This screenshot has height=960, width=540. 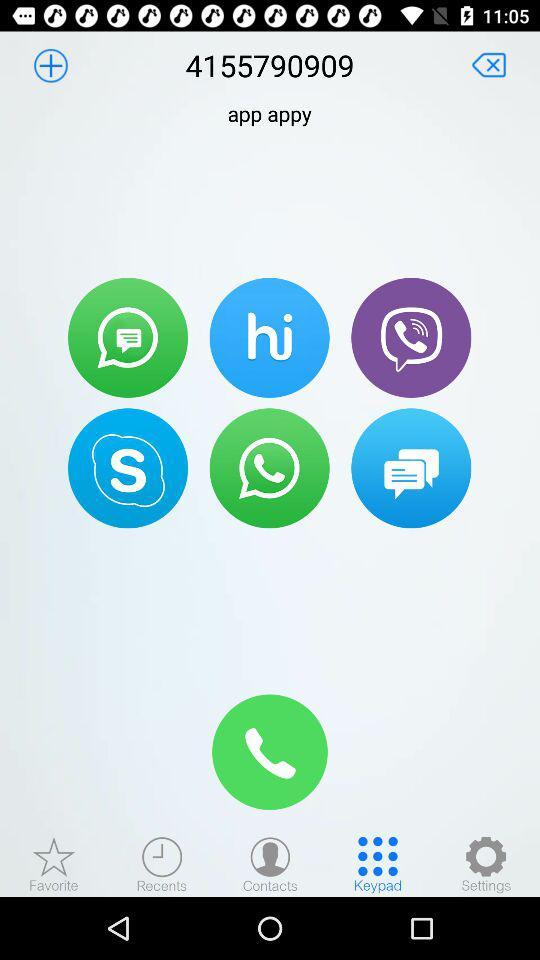 What do you see at coordinates (485, 863) in the screenshot?
I see `settings` at bounding box center [485, 863].